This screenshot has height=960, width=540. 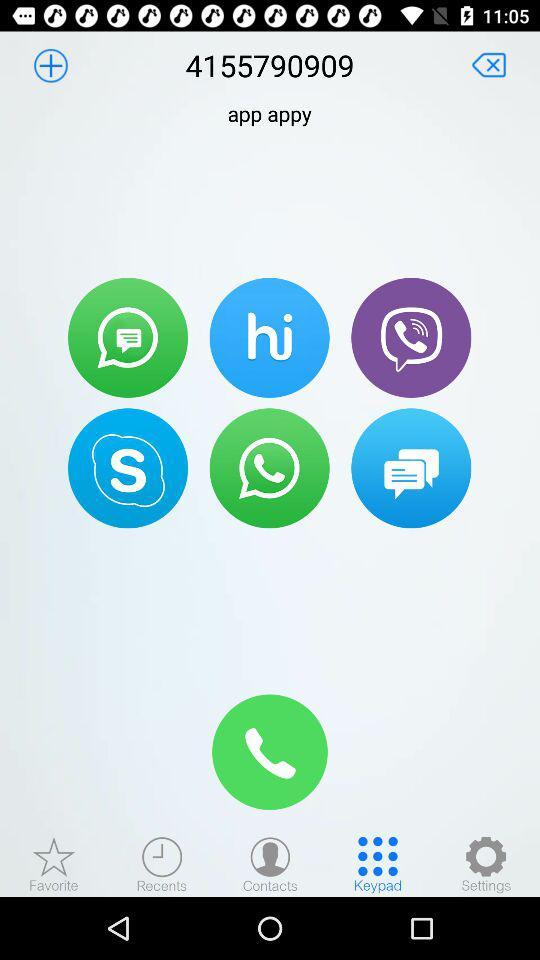 What do you see at coordinates (485, 863) in the screenshot?
I see `settings` at bounding box center [485, 863].